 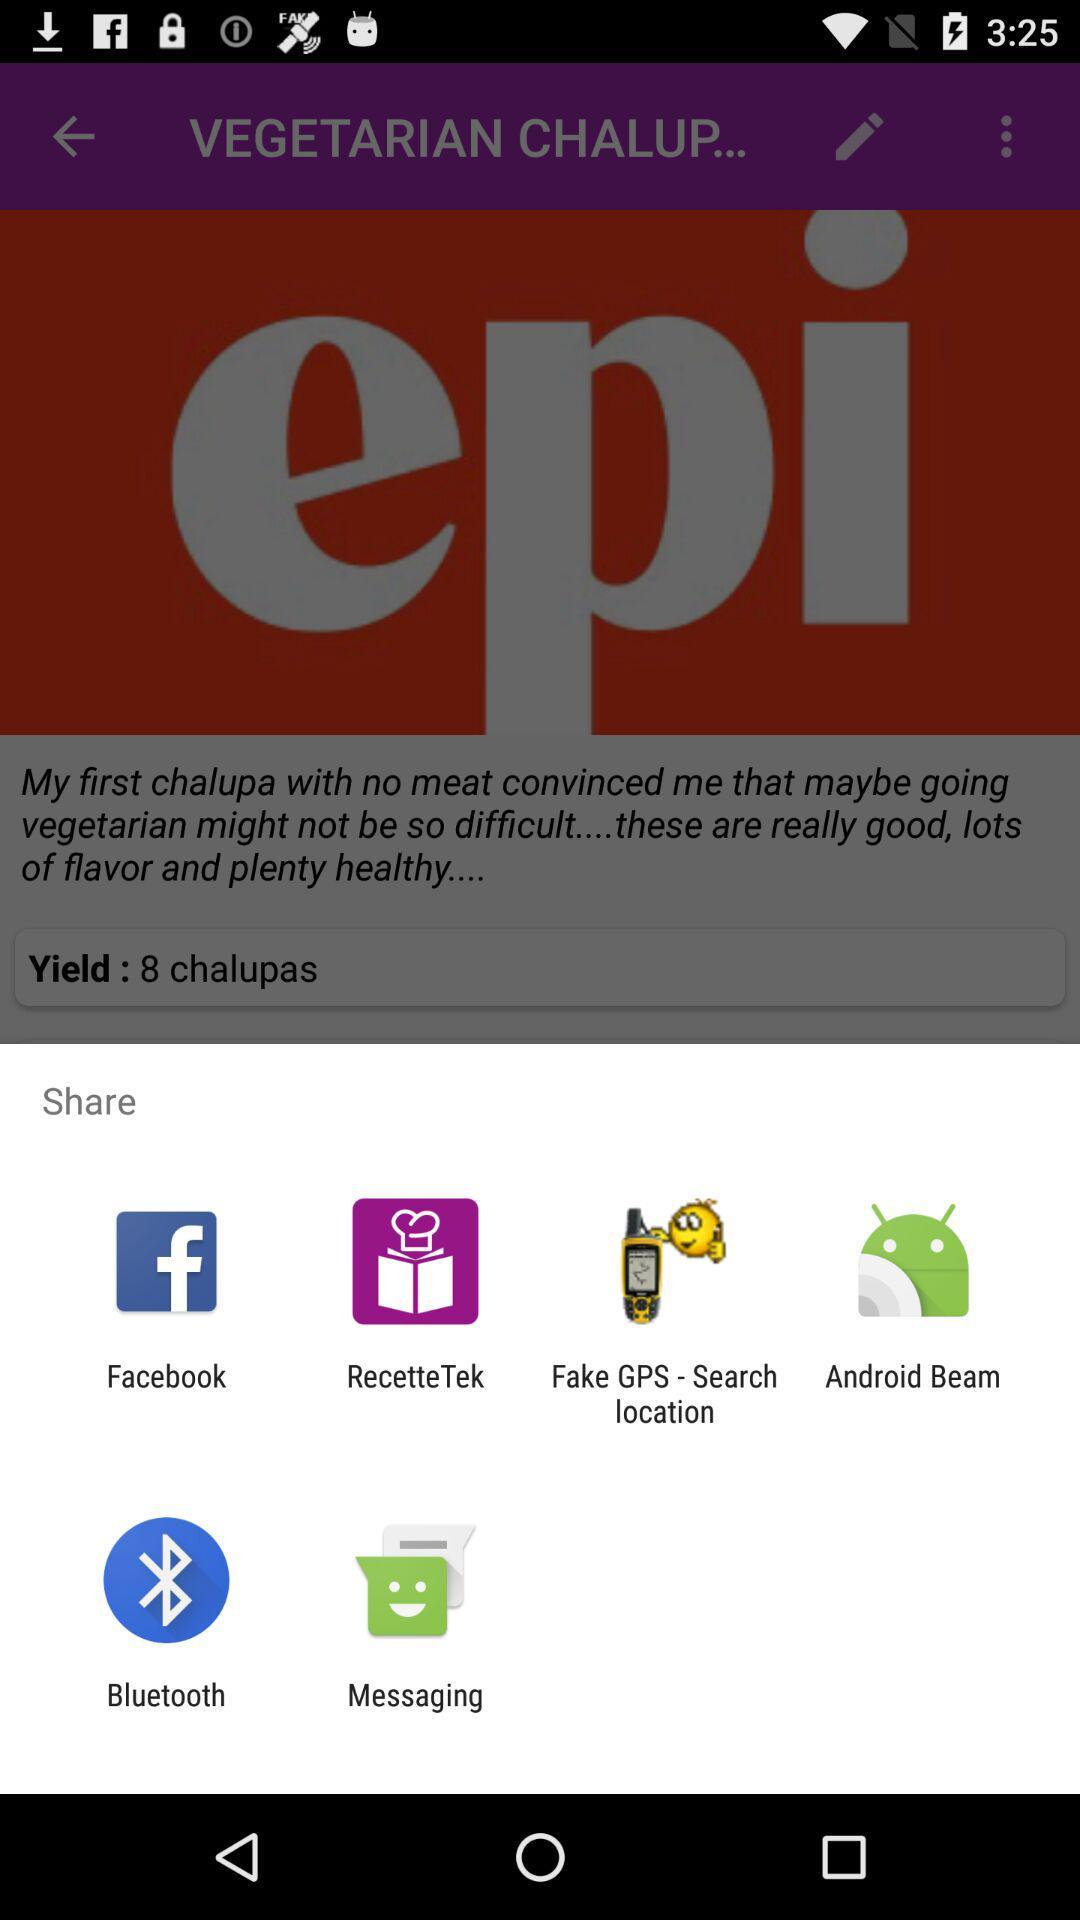 What do you see at coordinates (913, 1392) in the screenshot?
I see `the icon next to fake gps search icon` at bounding box center [913, 1392].